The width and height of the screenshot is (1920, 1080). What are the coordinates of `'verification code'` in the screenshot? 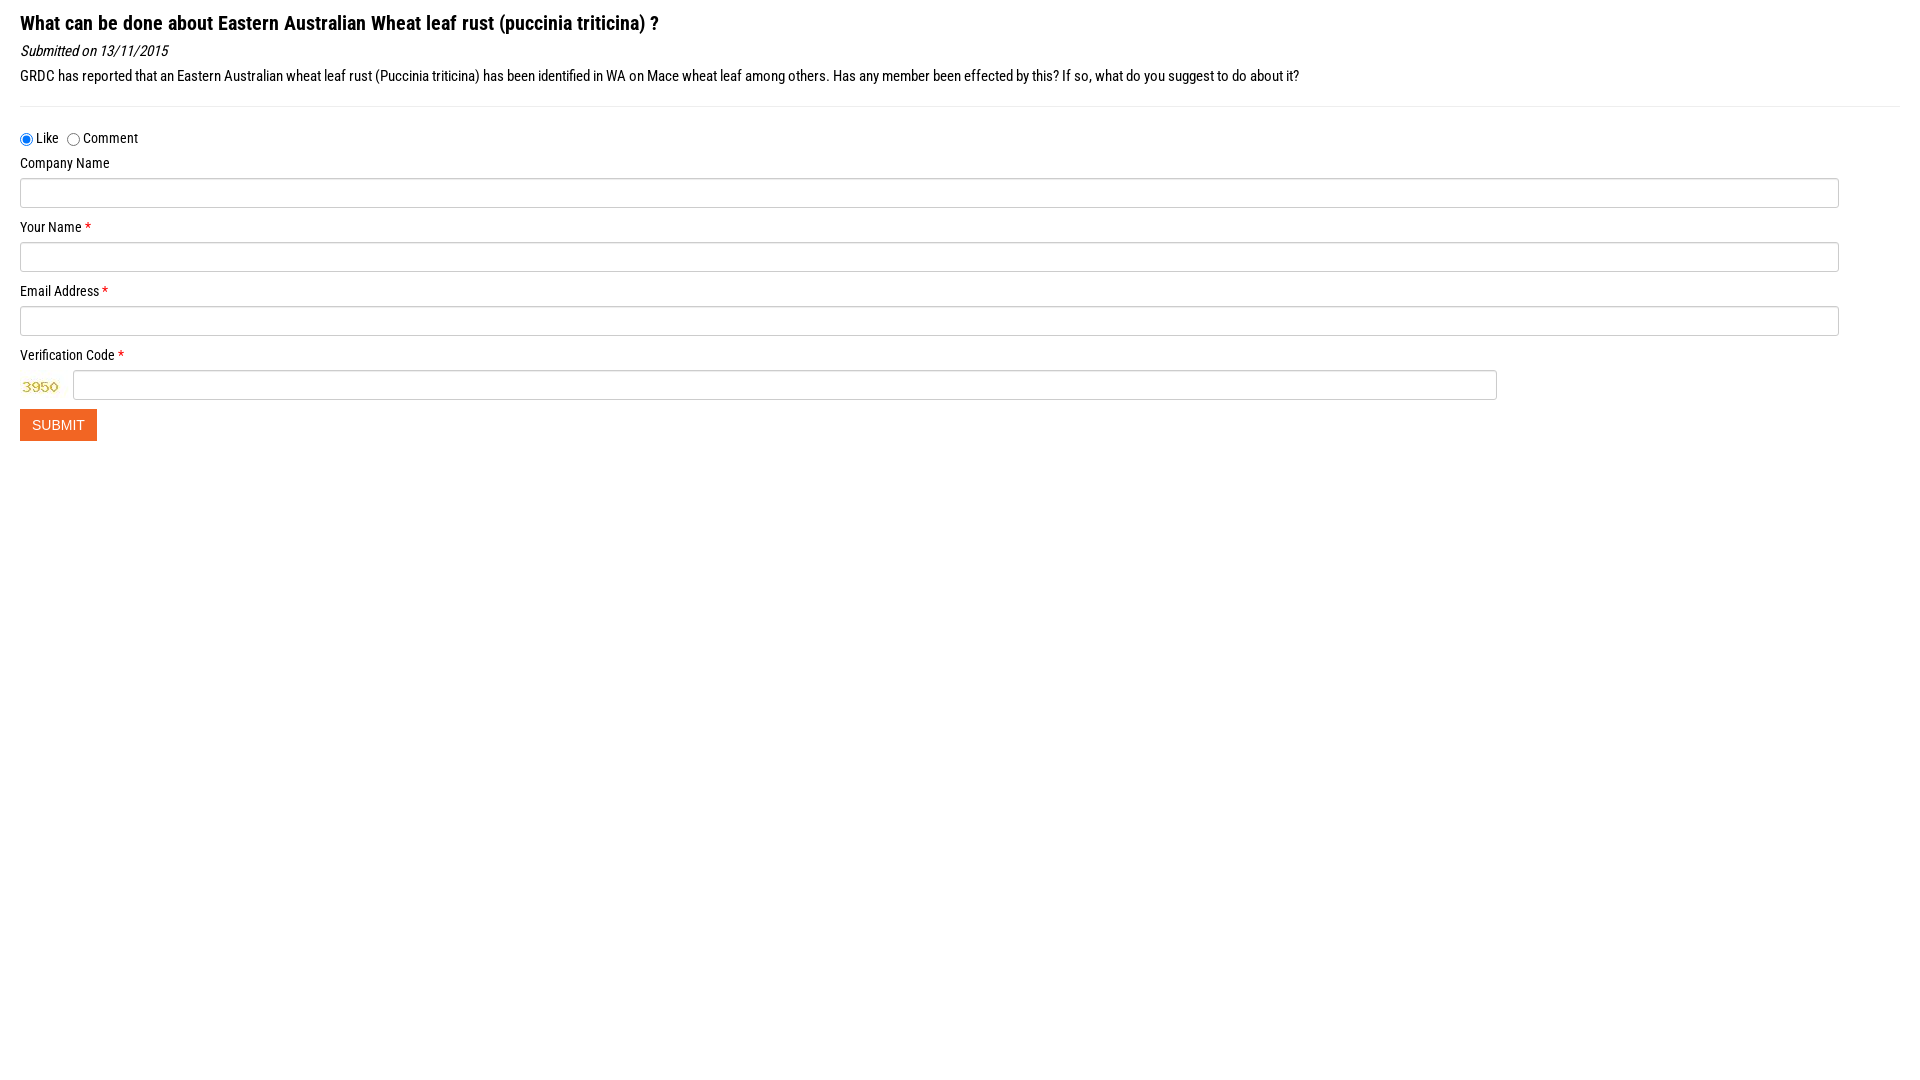 It's located at (19, 384).